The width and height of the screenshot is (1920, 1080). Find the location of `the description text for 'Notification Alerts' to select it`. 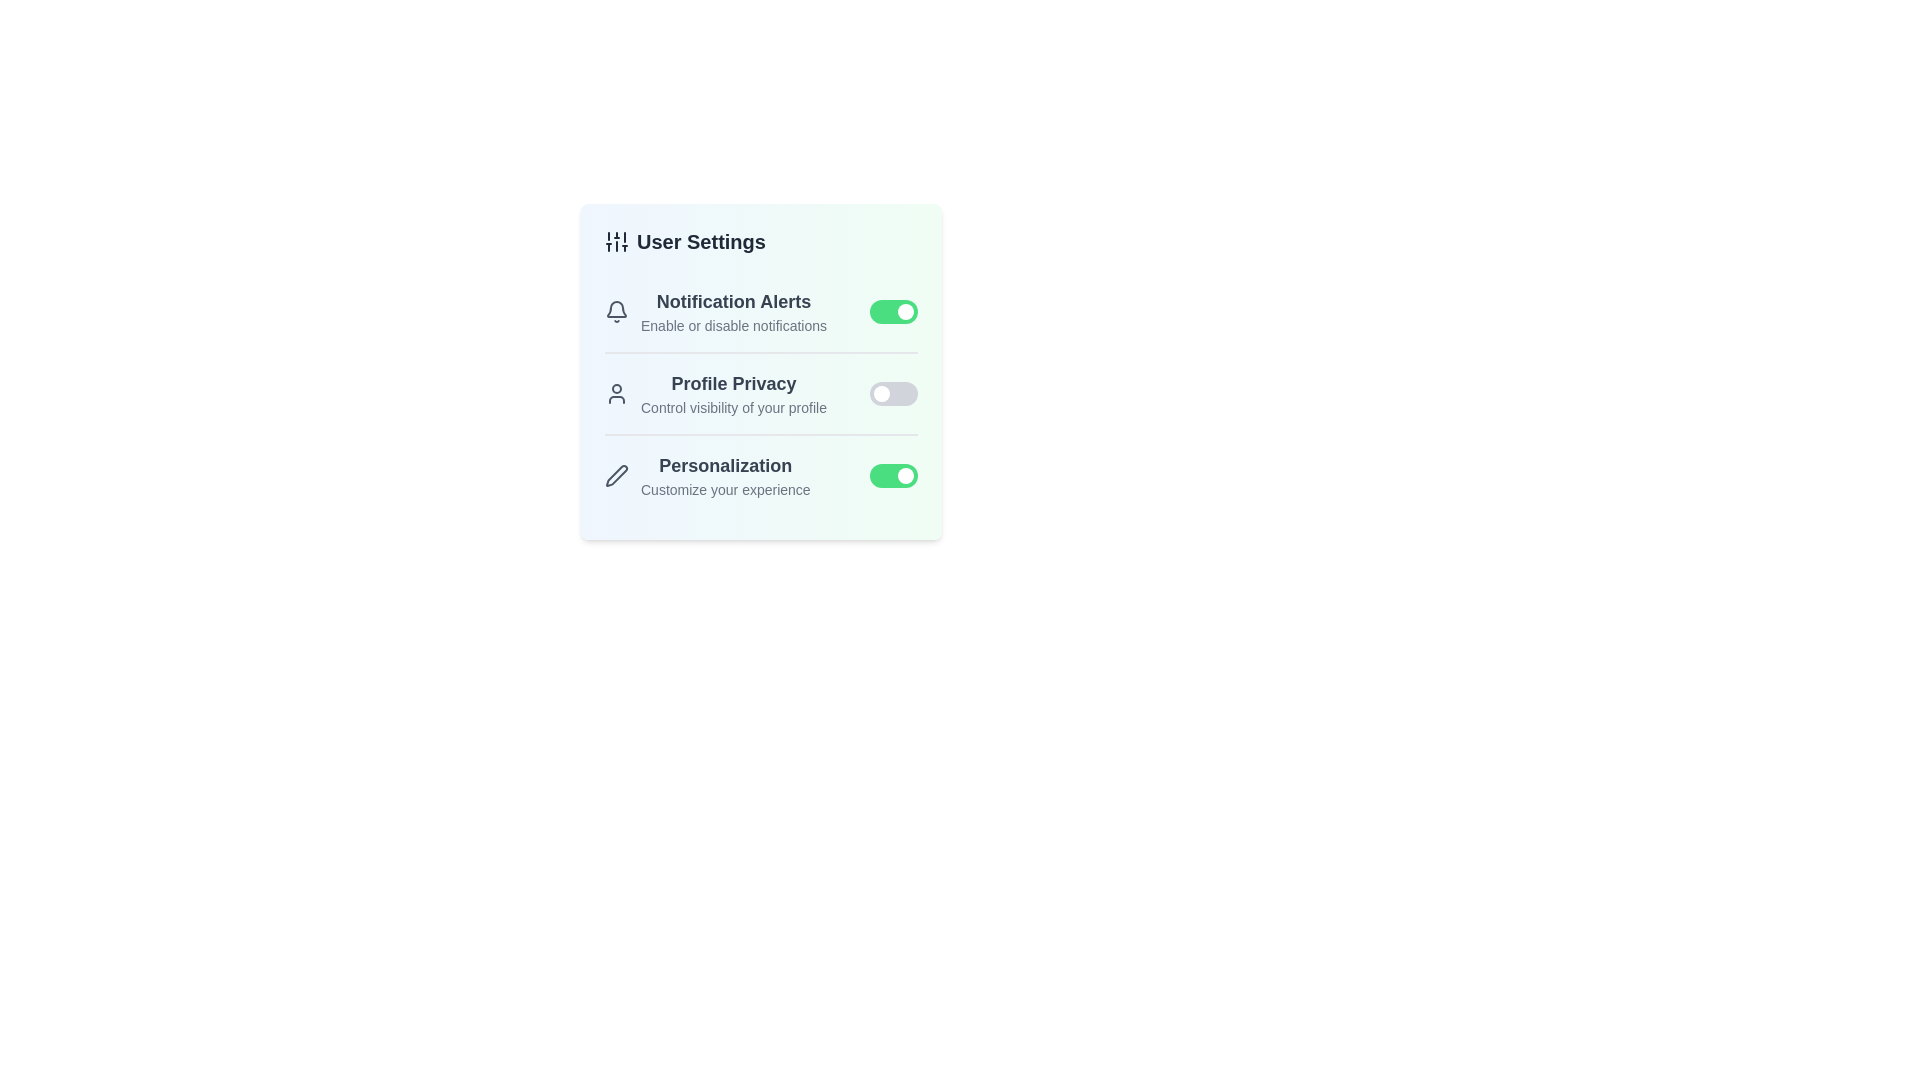

the description text for 'Notification Alerts' to select it is located at coordinates (733, 325).